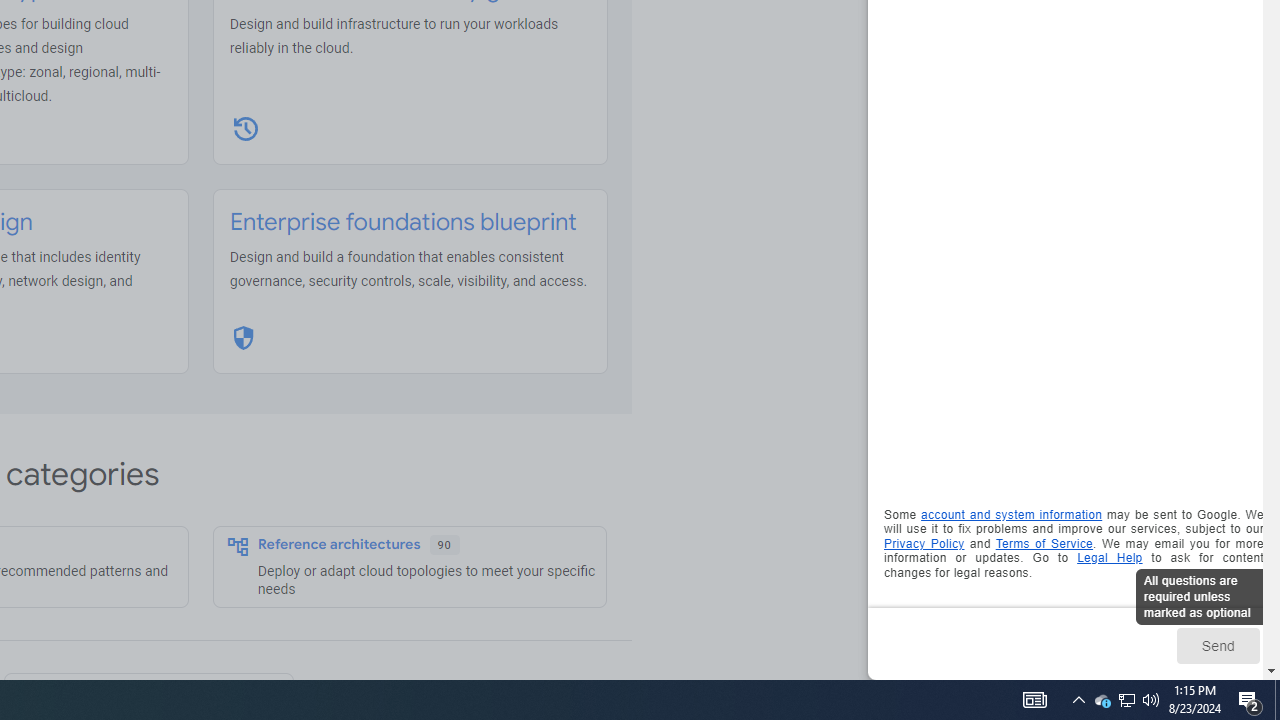 The width and height of the screenshot is (1280, 720). I want to click on 'Opens in a new tab. Legal Help', so click(1108, 558).